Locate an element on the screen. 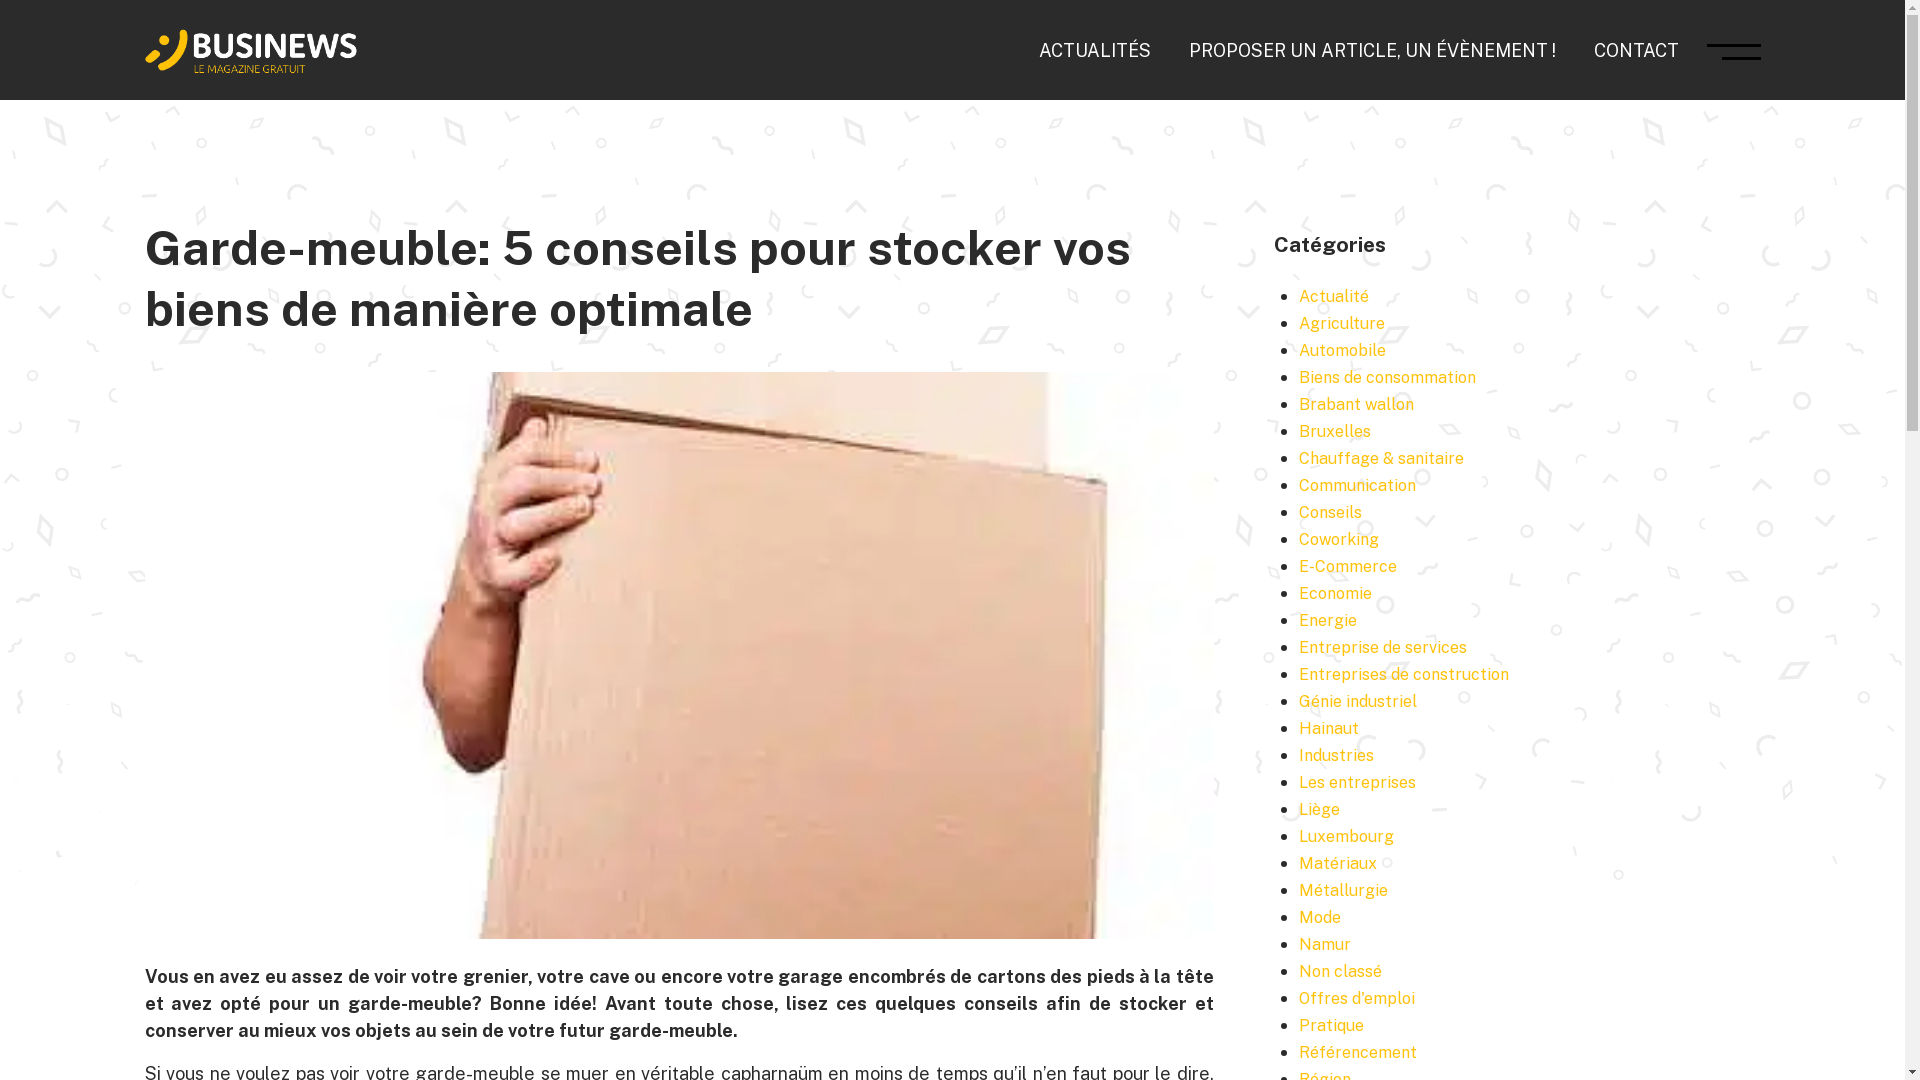 This screenshot has height=1080, width=1920. 'Biens de consommation' is located at coordinates (1299, 377).